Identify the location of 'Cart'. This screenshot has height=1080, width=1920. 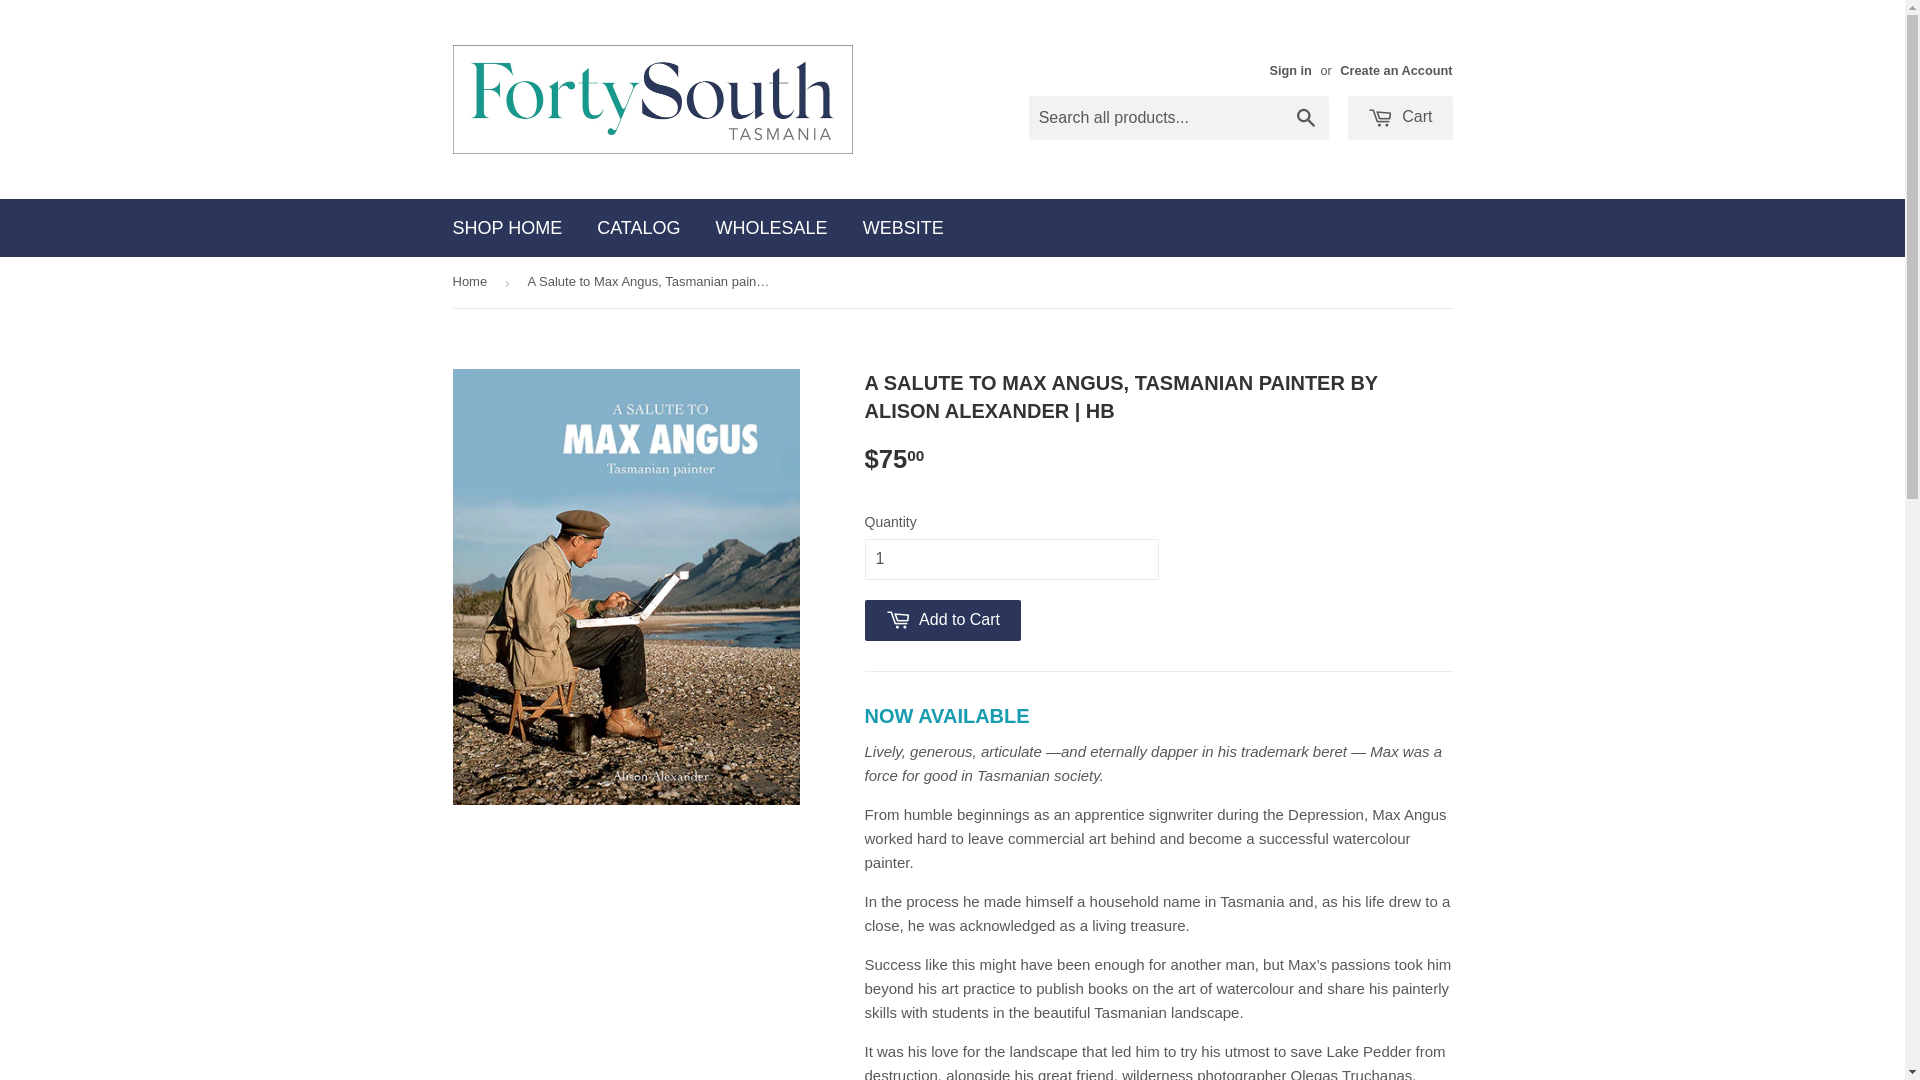
(1399, 118).